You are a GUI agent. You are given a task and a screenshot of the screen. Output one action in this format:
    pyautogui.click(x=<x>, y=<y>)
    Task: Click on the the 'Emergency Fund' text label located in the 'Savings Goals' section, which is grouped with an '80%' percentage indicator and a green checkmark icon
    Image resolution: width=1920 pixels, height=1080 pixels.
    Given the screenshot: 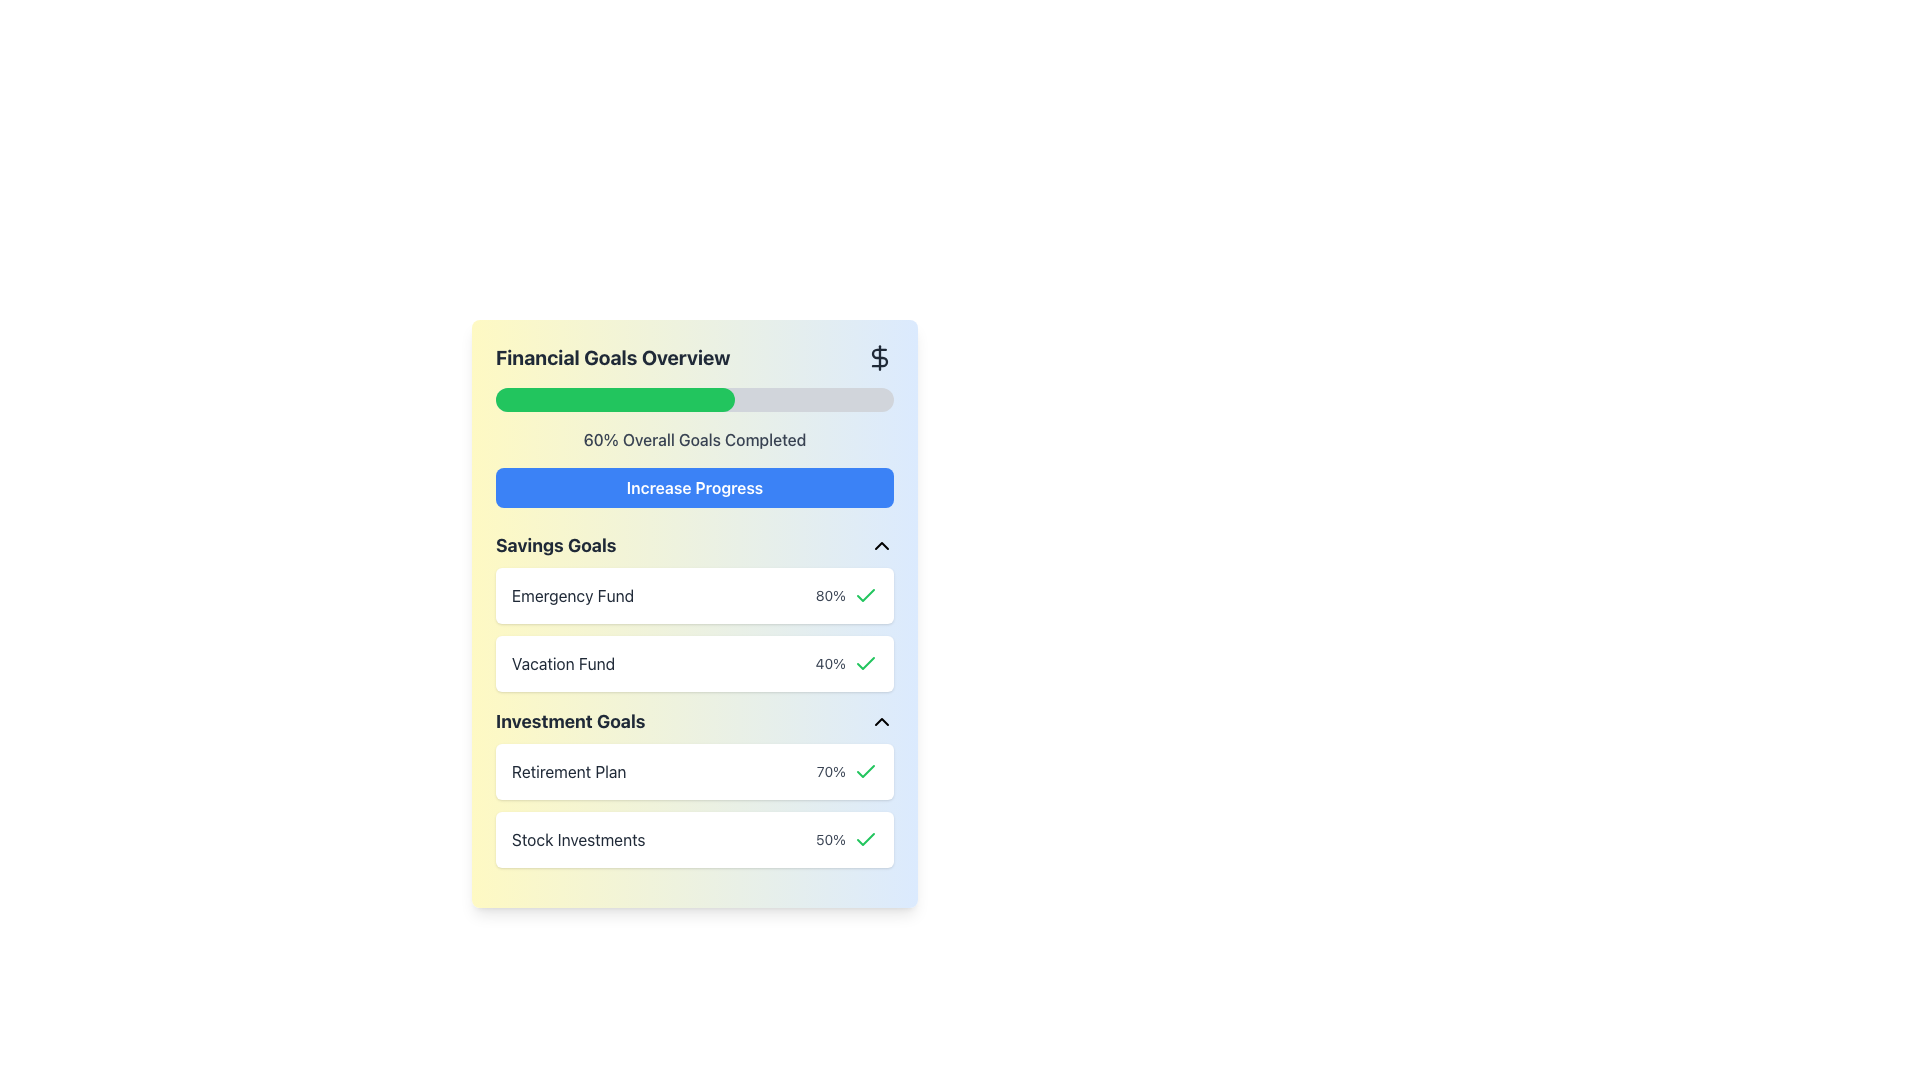 What is the action you would take?
    pyautogui.click(x=572, y=595)
    